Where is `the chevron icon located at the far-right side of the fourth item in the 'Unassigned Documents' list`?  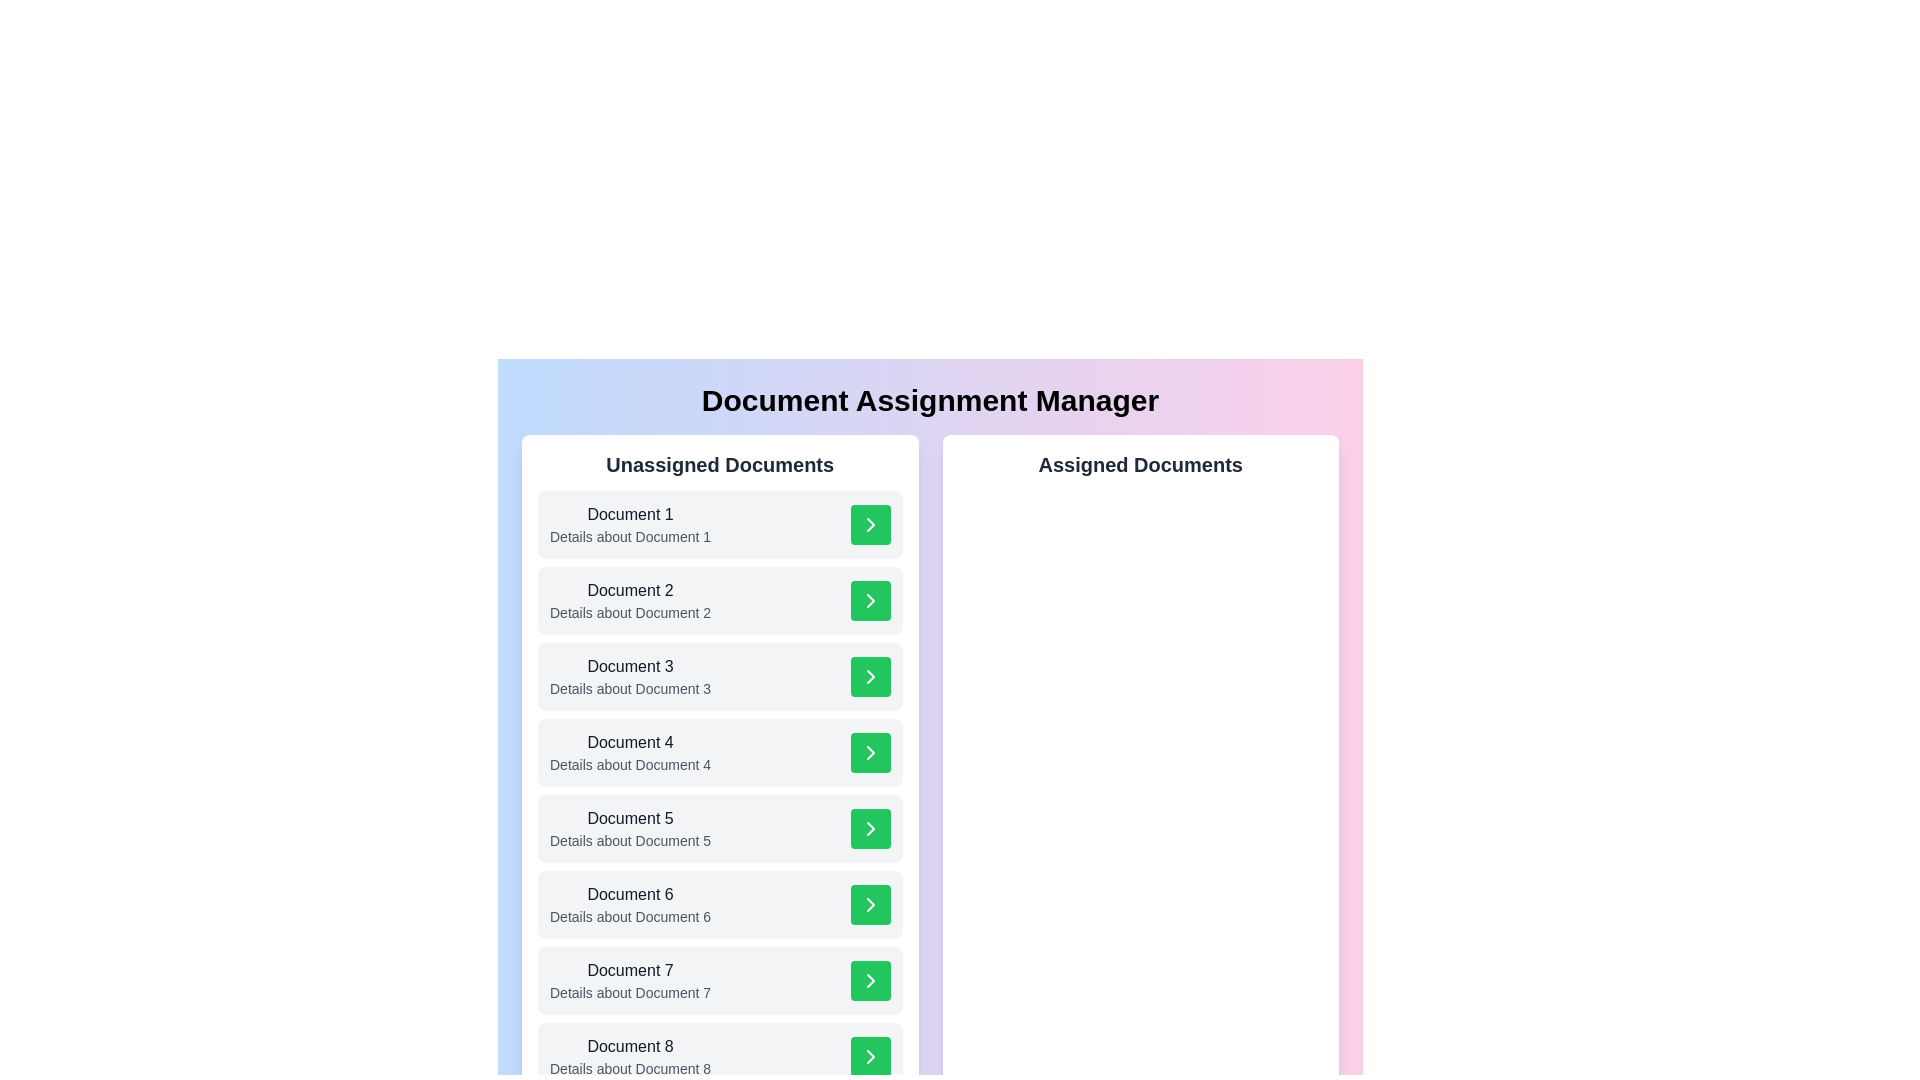 the chevron icon located at the far-right side of the fourth item in the 'Unassigned Documents' list is located at coordinates (870, 752).